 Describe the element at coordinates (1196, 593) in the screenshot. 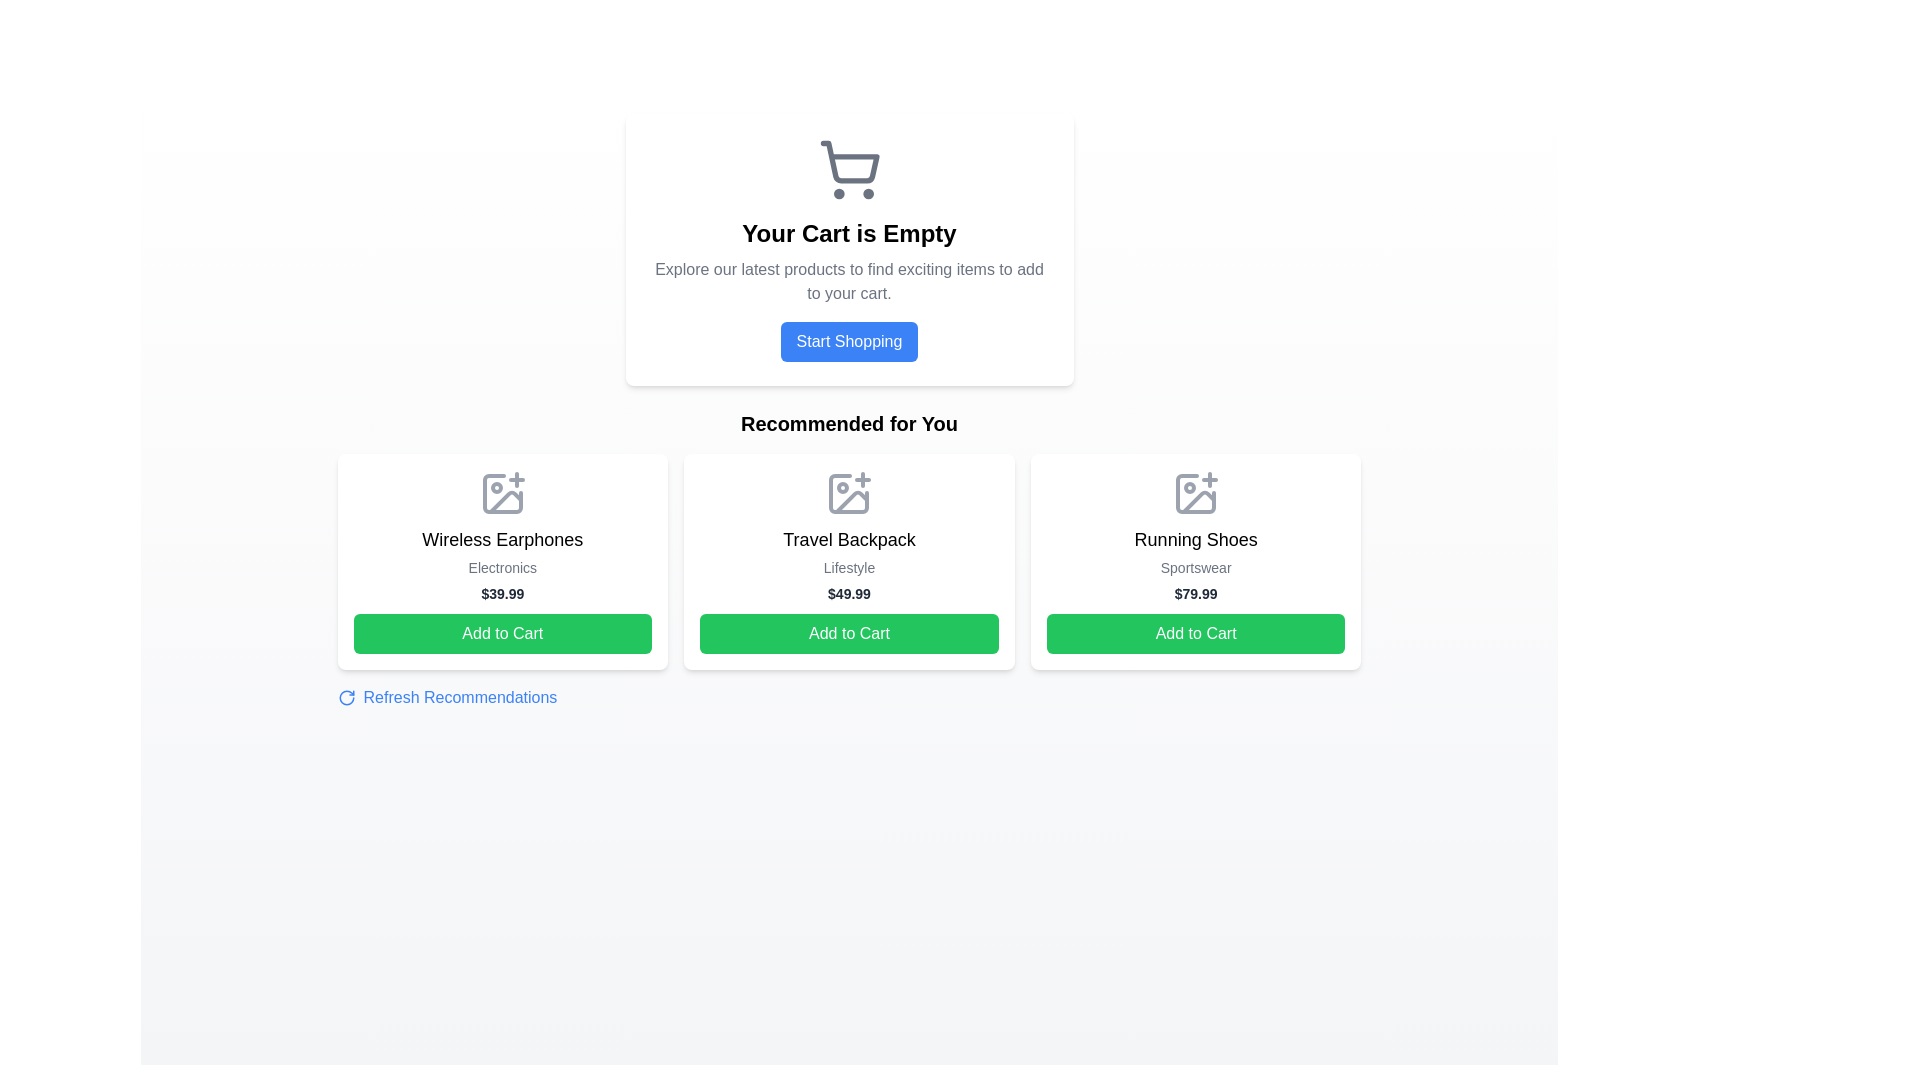

I see `the price text label located in the bottom half of the 'Running Shoes' product card, positioned beneath the 'Sportswear' text and above the 'Add to Cart' button` at that location.